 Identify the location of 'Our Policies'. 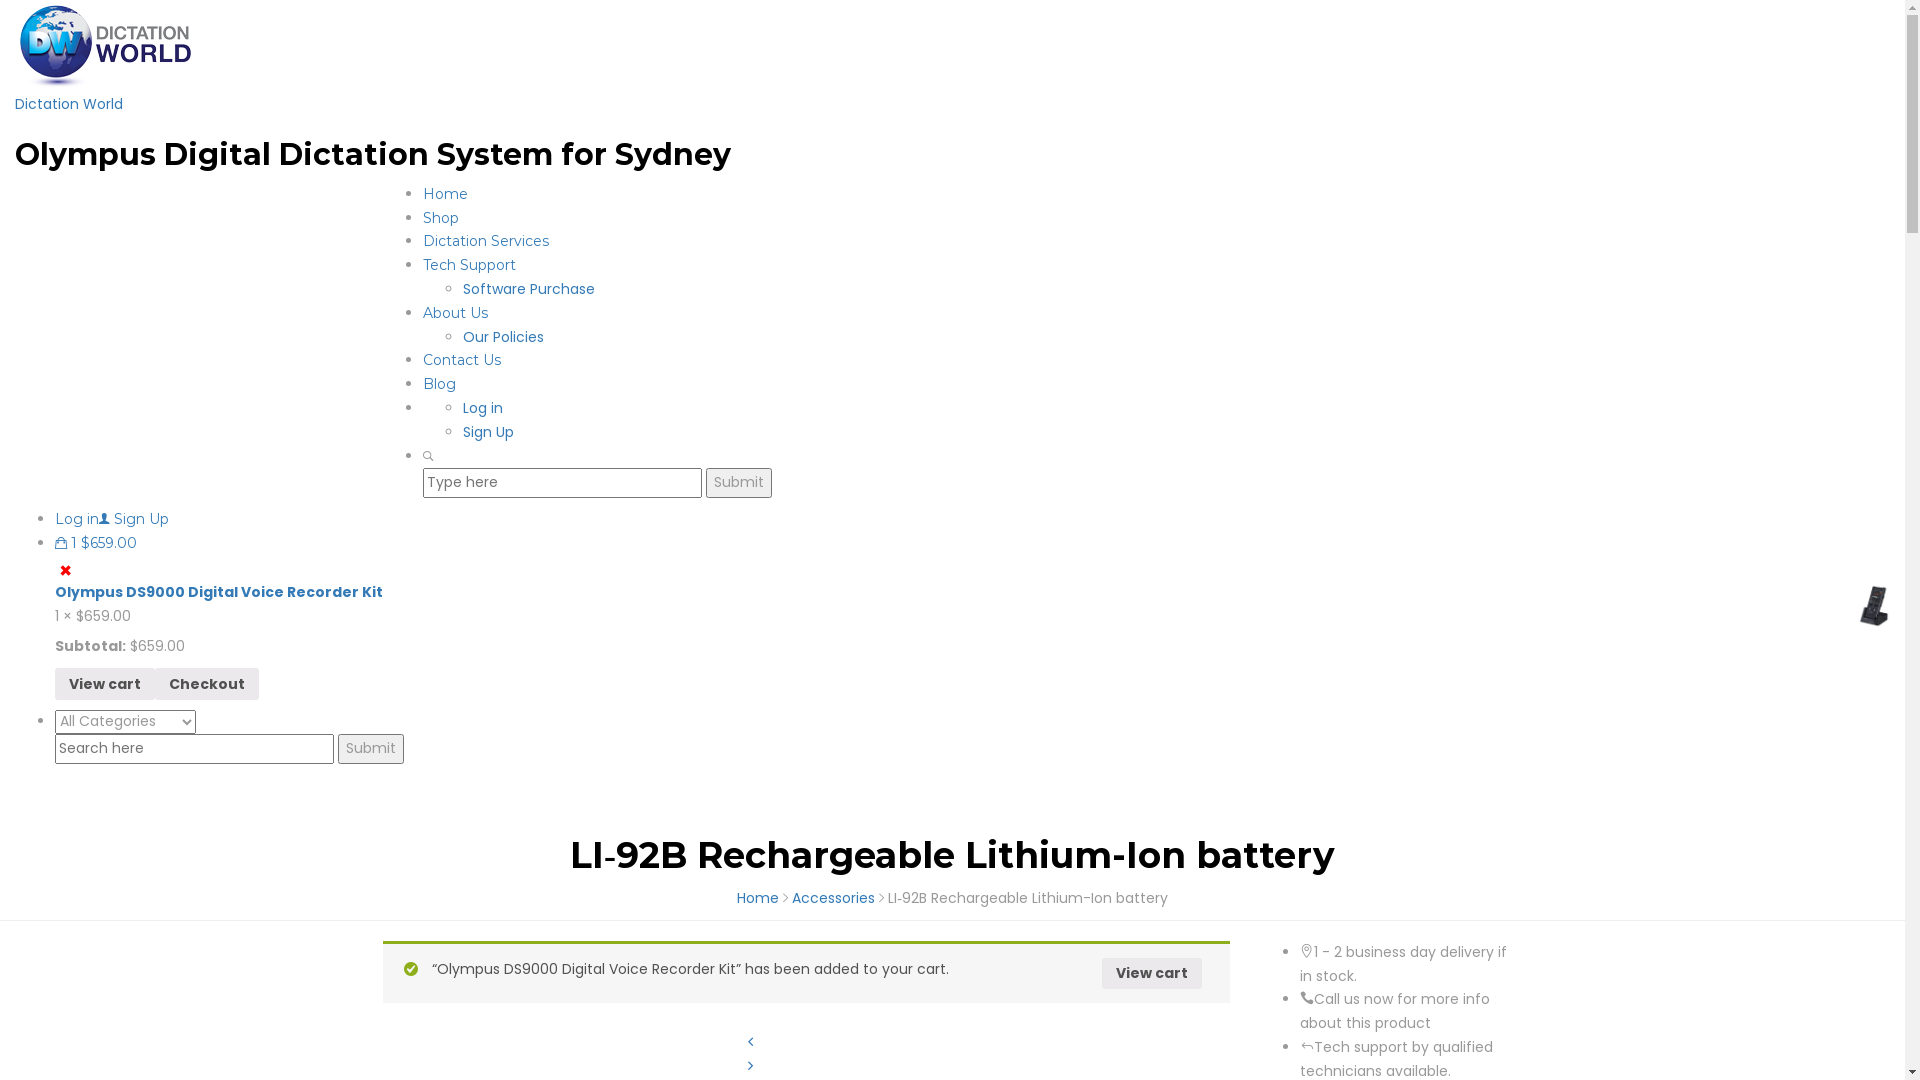
(460, 335).